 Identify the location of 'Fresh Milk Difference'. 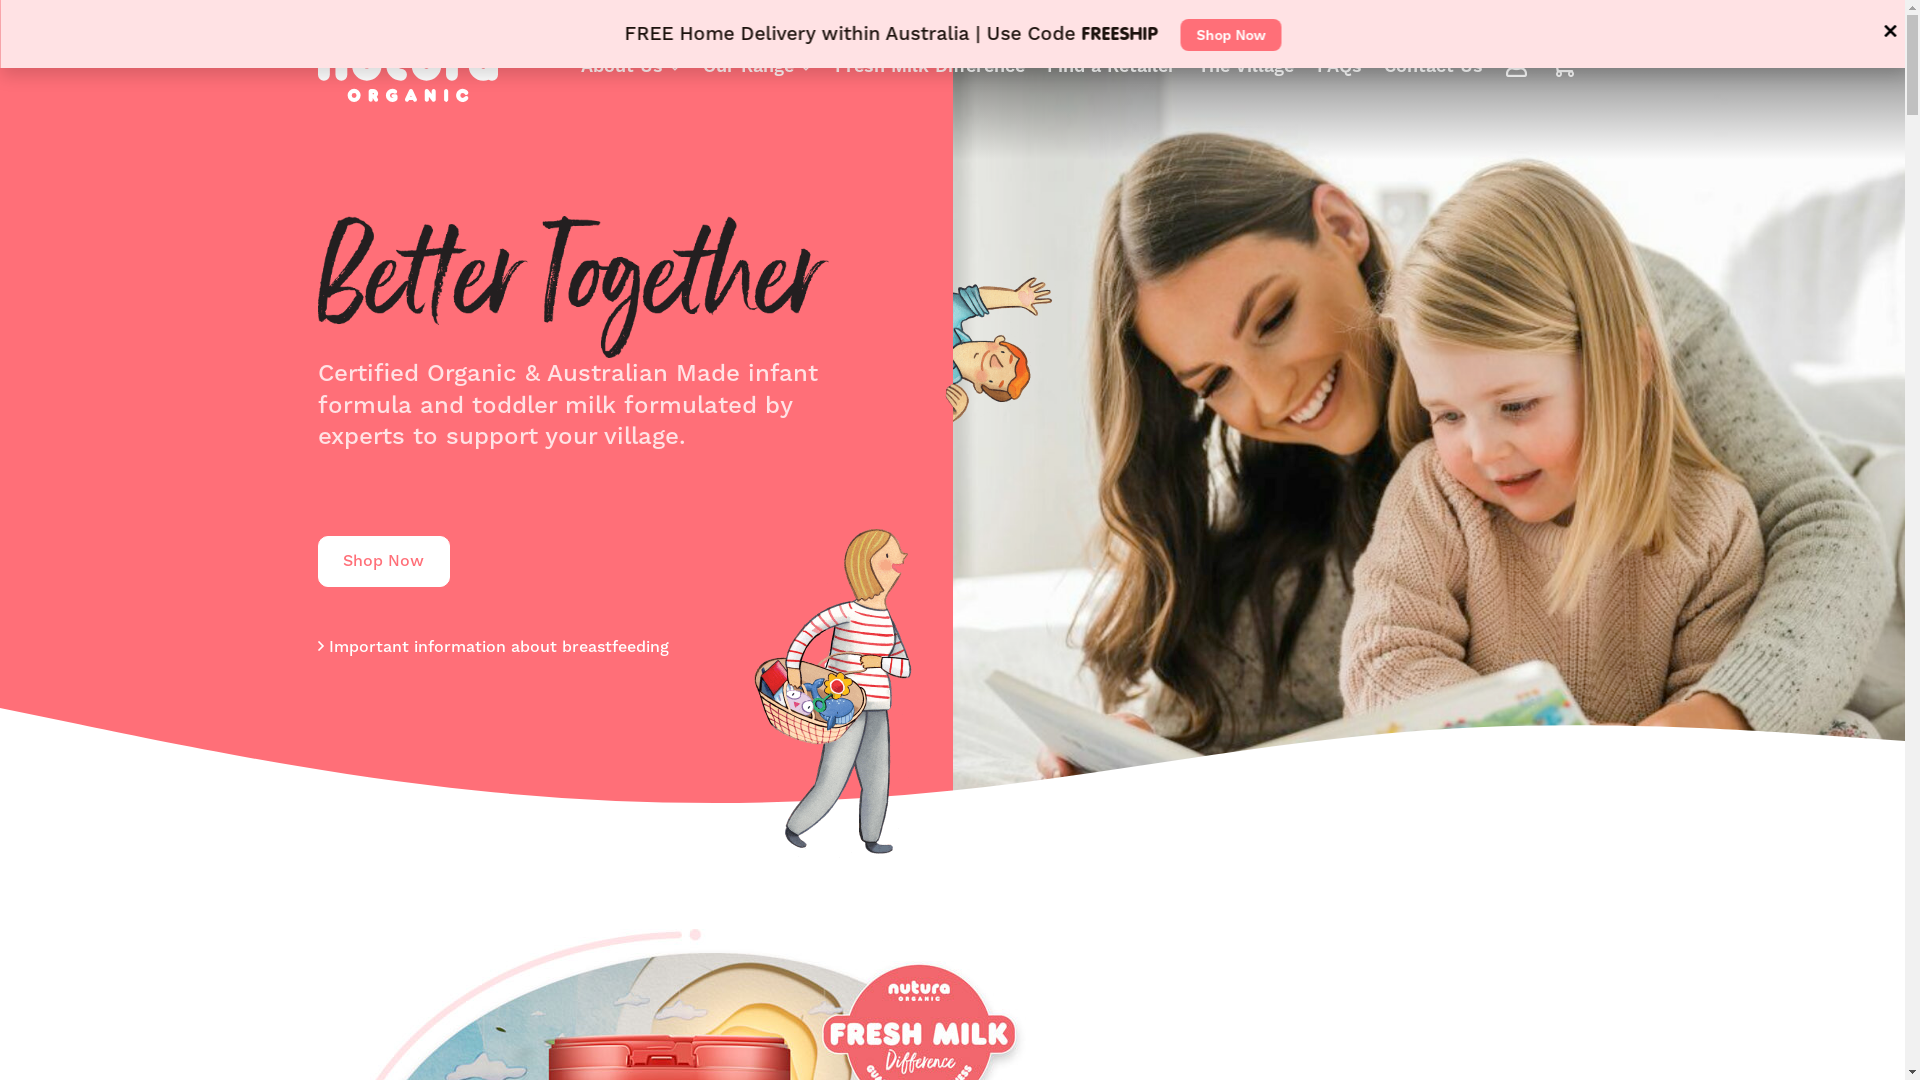
(929, 64).